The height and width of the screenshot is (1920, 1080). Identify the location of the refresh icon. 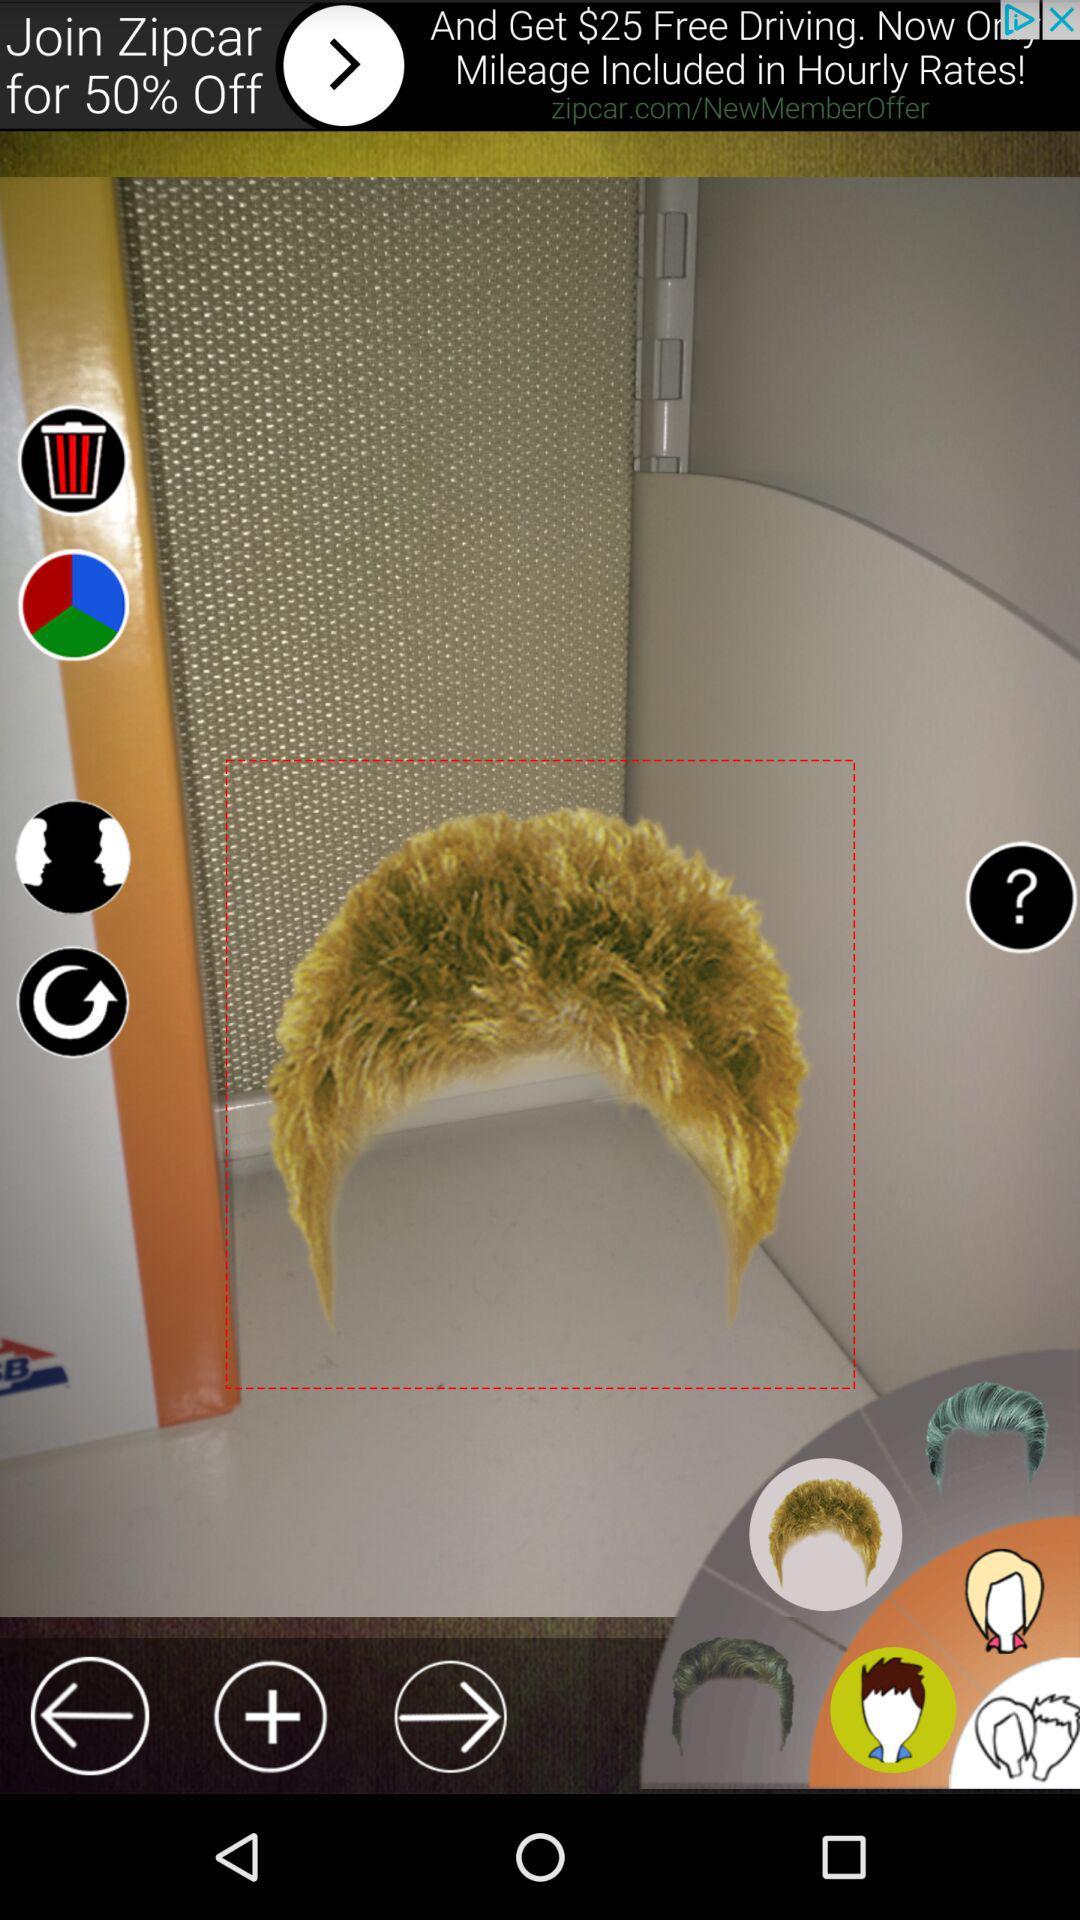
(71, 1071).